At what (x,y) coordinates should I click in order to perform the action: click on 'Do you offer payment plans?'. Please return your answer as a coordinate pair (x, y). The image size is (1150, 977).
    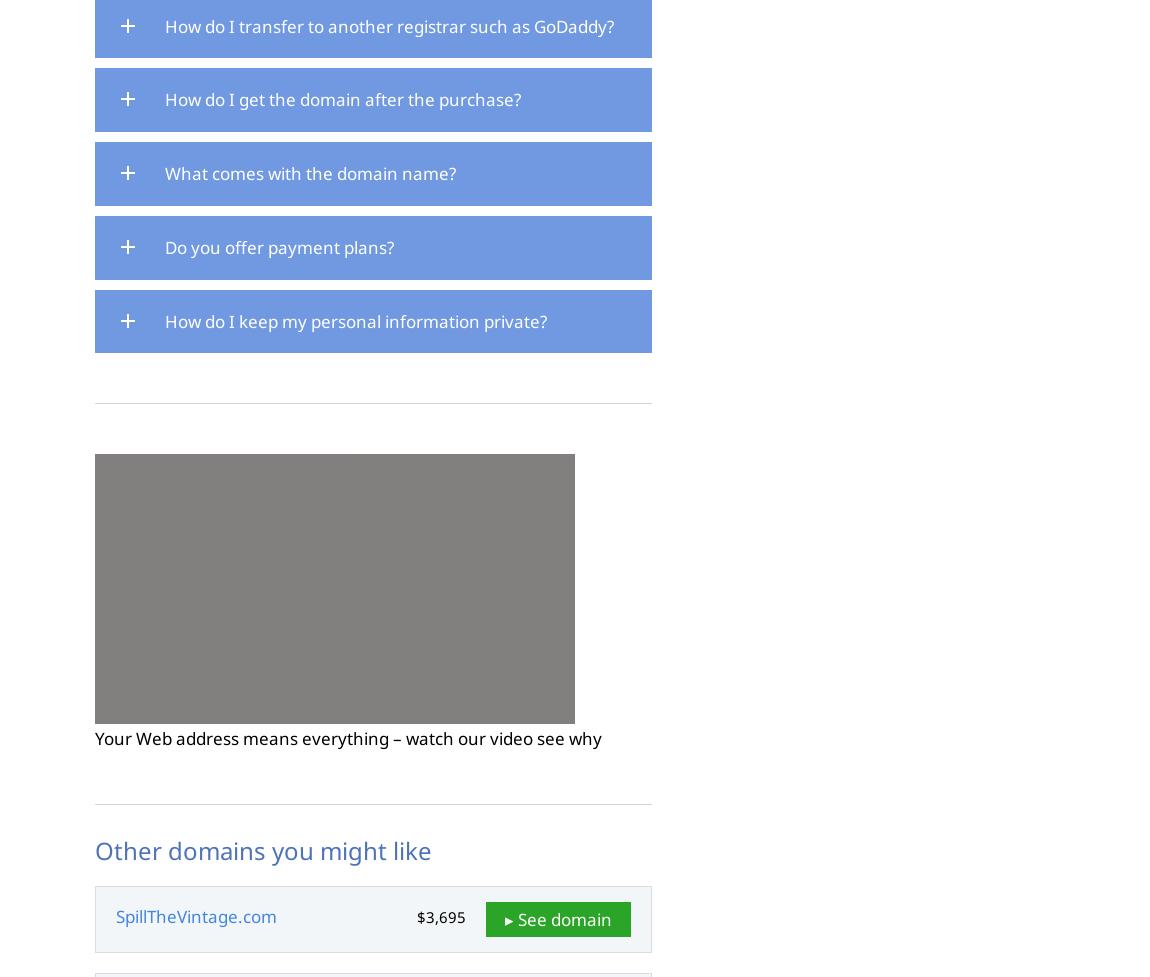
    Looking at the image, I should click on (278, 245).